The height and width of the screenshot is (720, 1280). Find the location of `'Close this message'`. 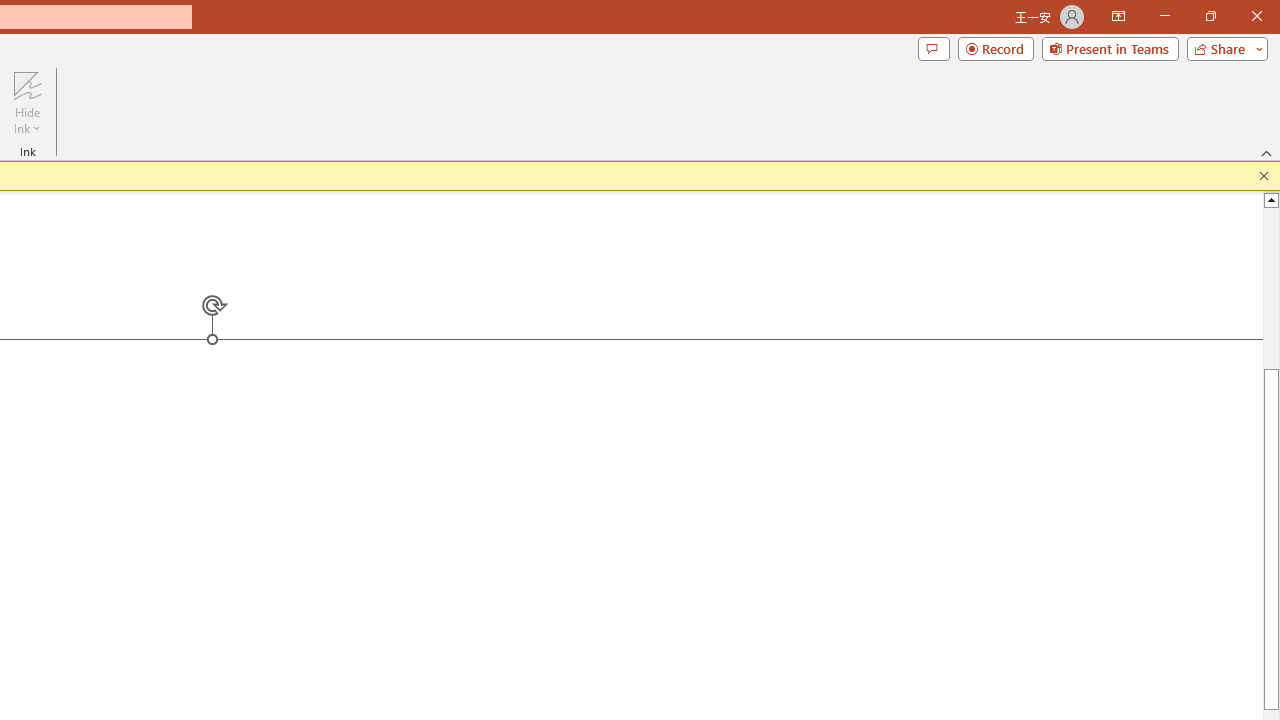

'Close this message' is located at coordinates (1263, 175).